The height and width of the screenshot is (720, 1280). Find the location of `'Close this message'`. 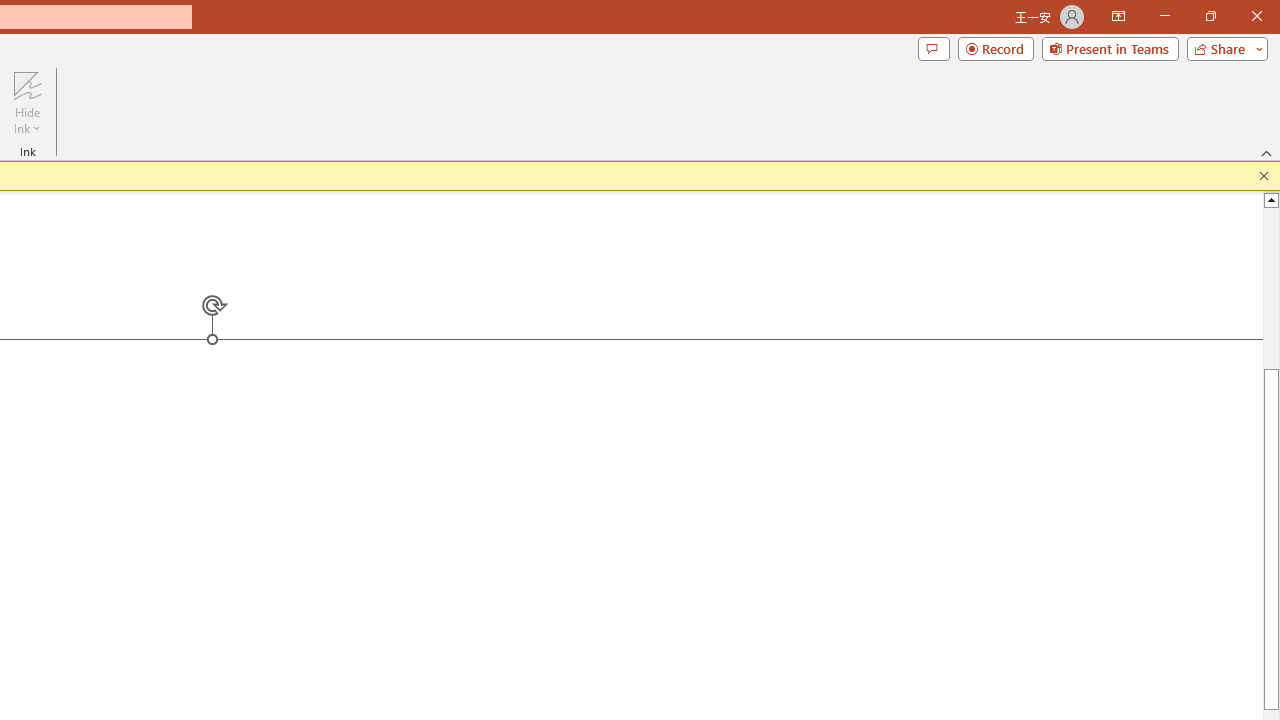

'Close this message' is located at coordinates (1263, 175).